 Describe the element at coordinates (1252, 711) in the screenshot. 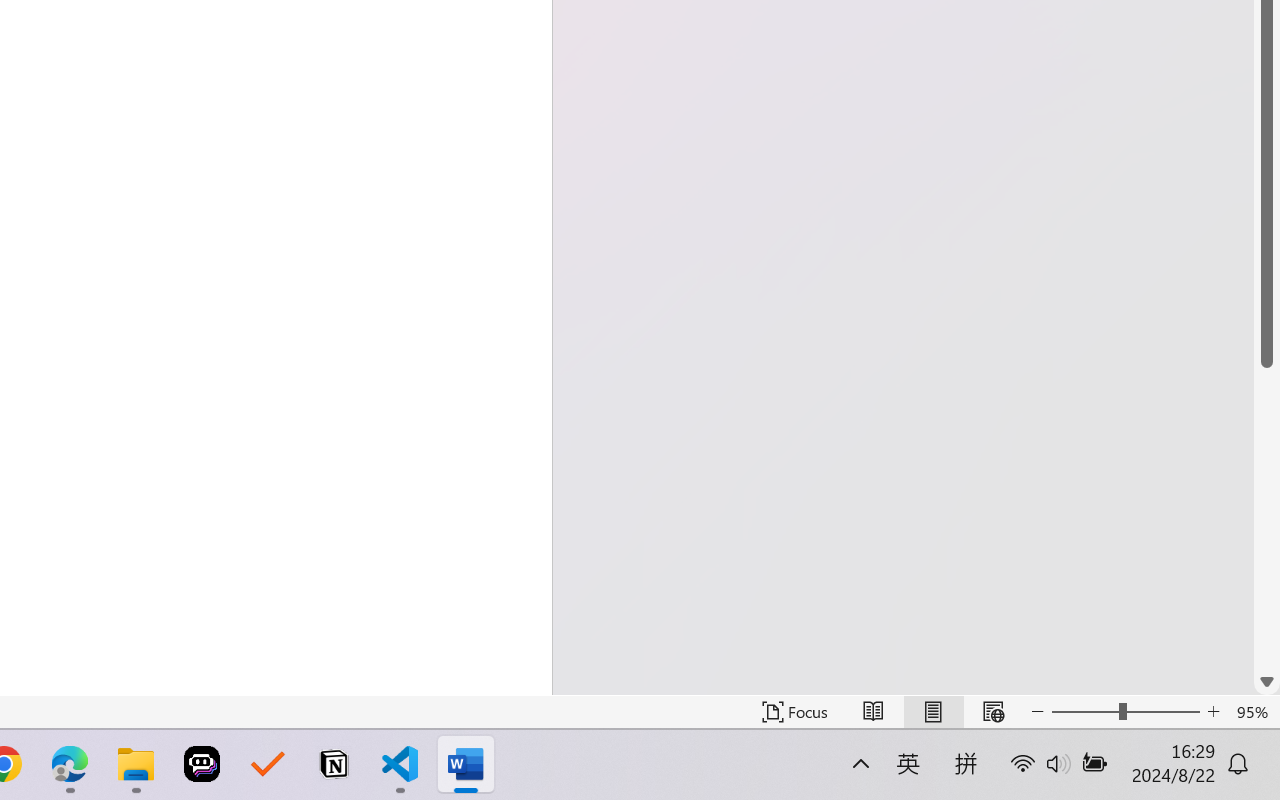

I see `'Zoom 95%'` at that location.